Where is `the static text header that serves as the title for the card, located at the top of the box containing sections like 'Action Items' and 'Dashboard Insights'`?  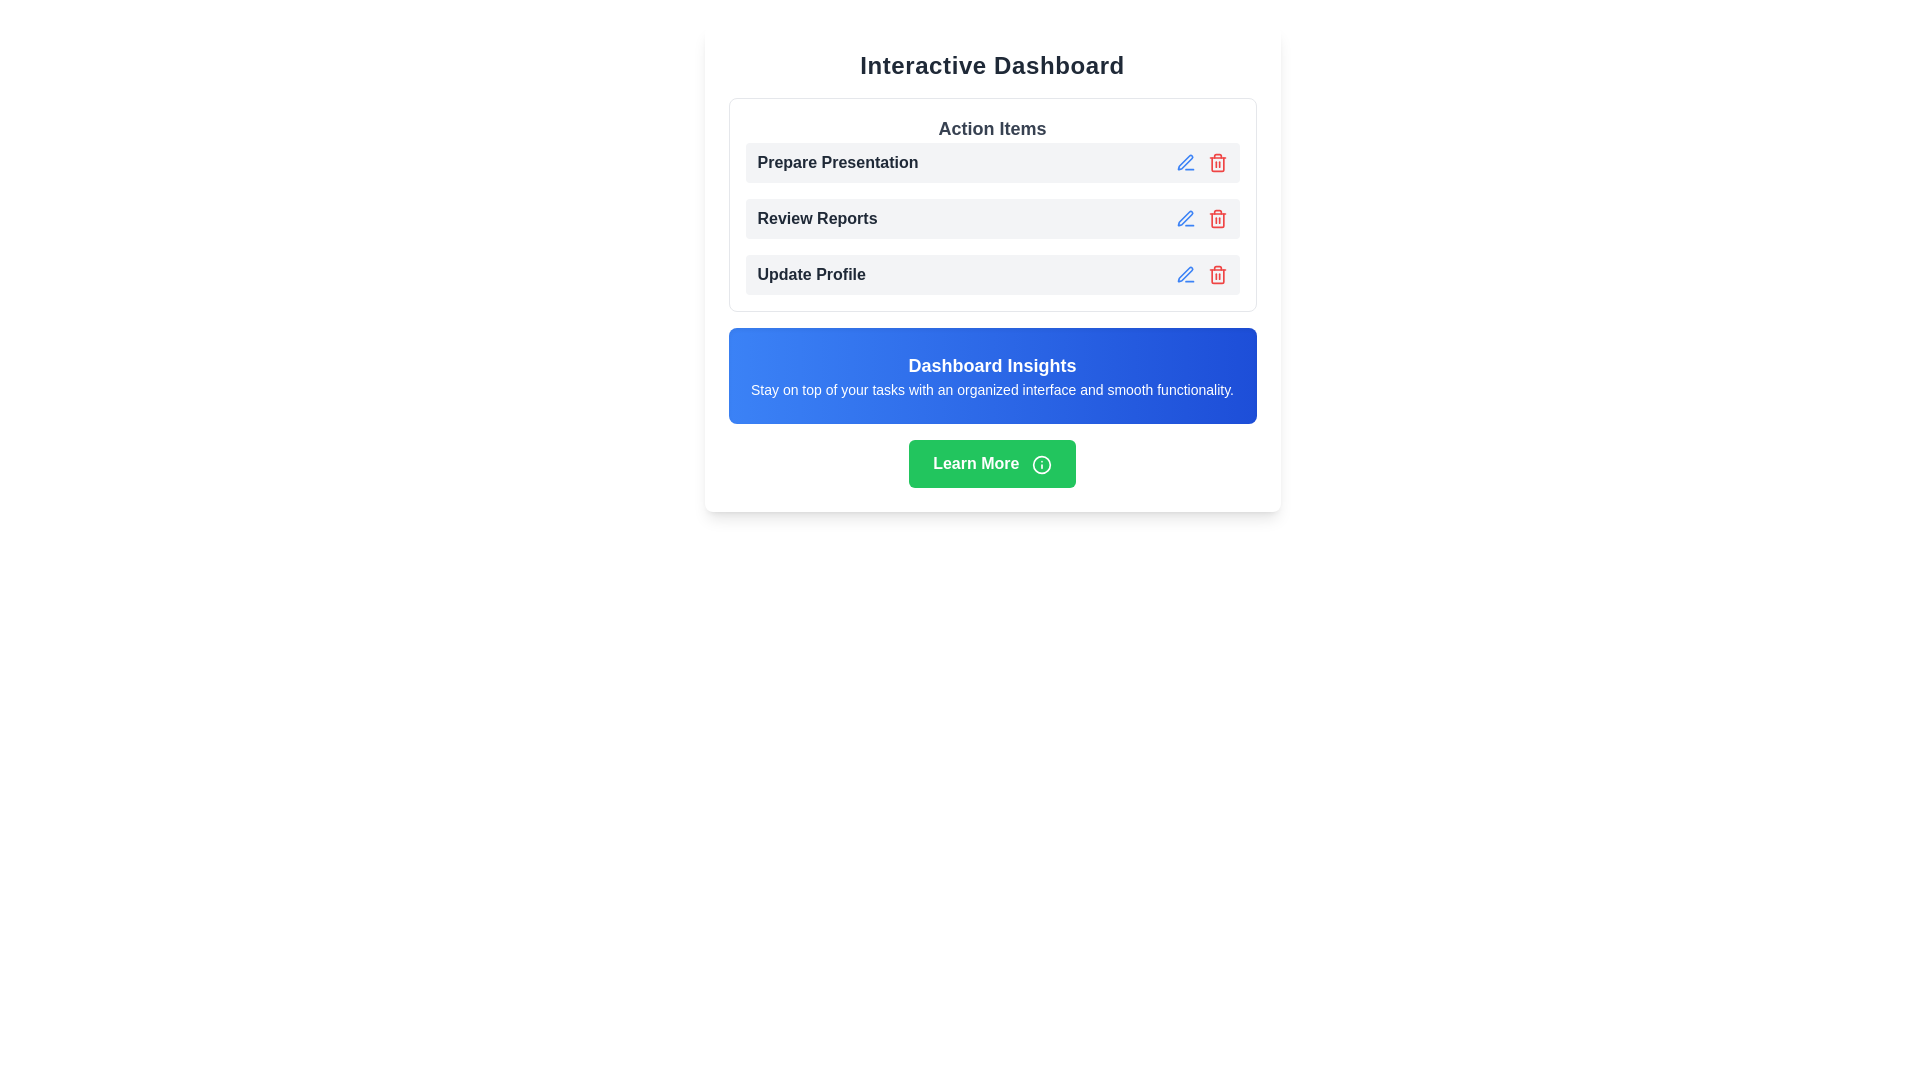 the static text header that serves as the title for the card, located at the top of the box containing sections like 'Action Items' and 'Dashboard Insights' is located at coordinates (992, 64).